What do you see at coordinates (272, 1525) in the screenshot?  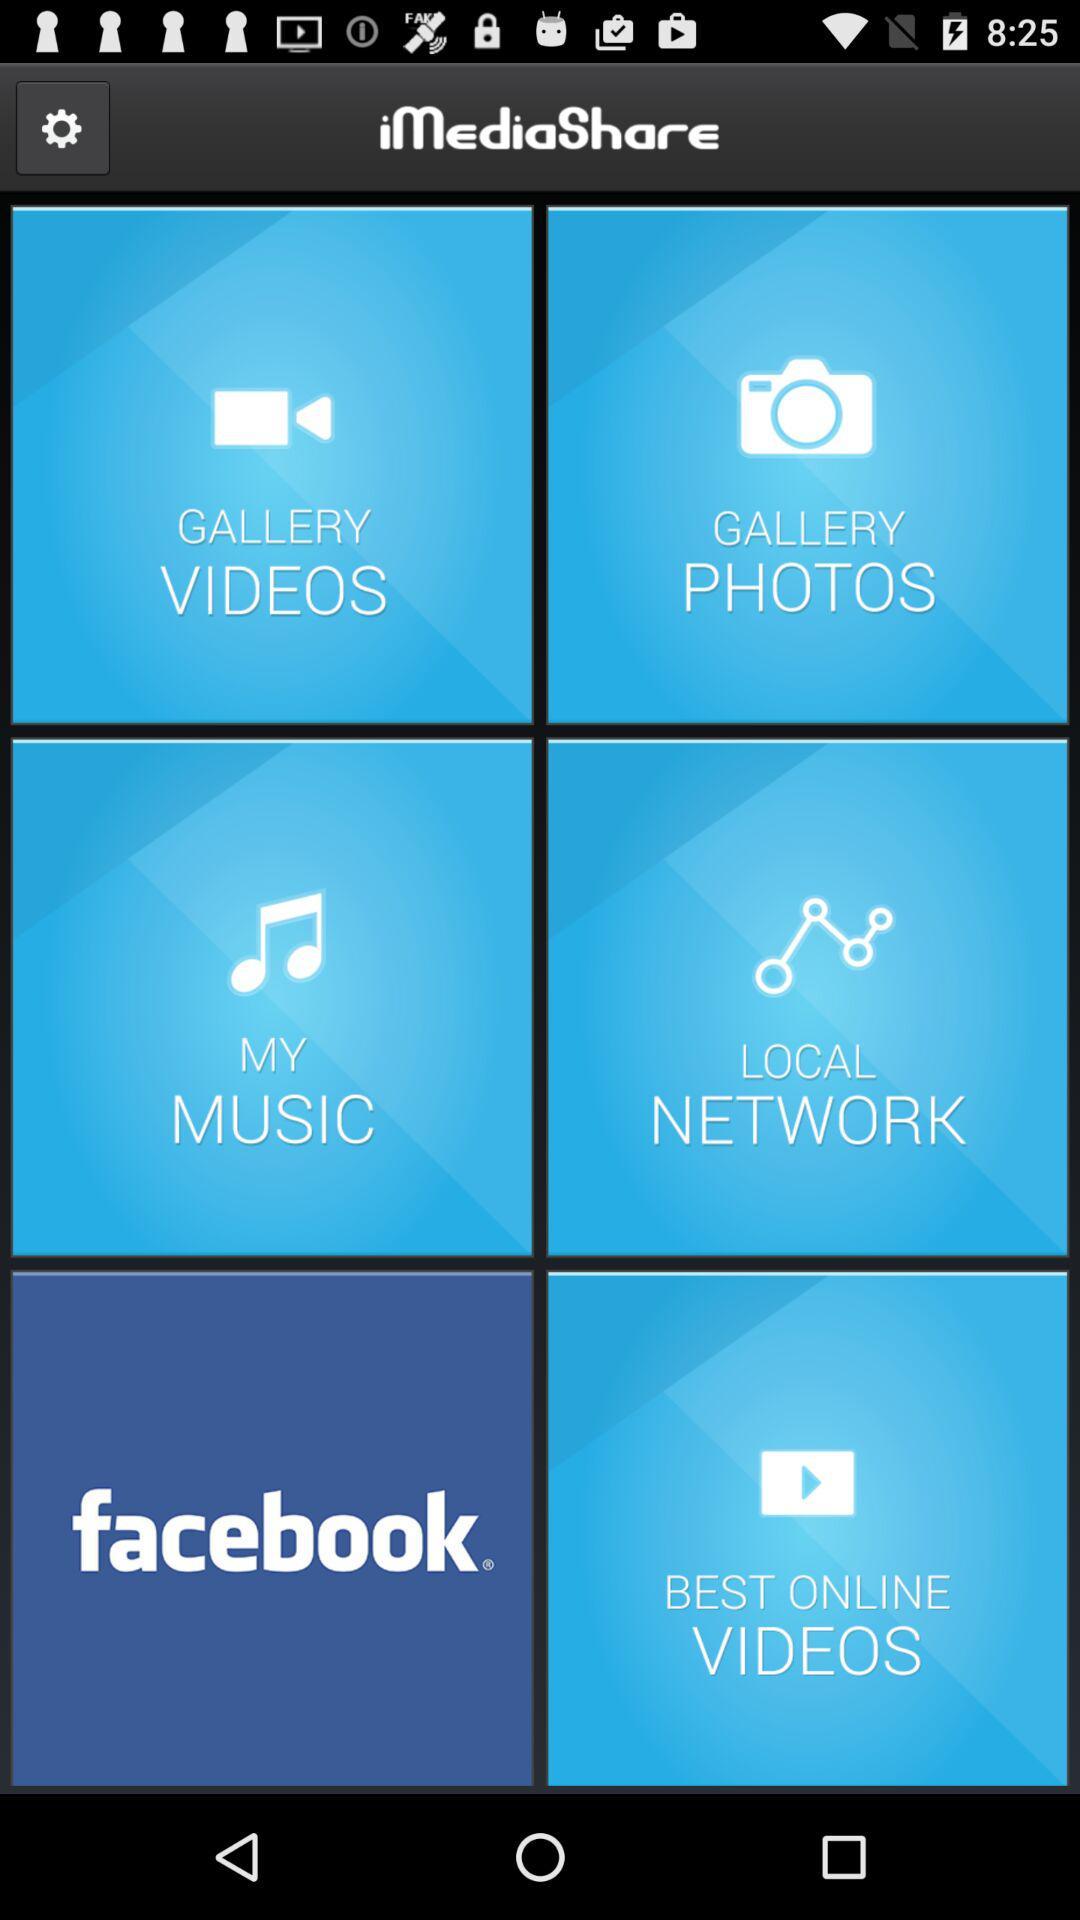 I see `facebook` at bounding box center [272, 1525].